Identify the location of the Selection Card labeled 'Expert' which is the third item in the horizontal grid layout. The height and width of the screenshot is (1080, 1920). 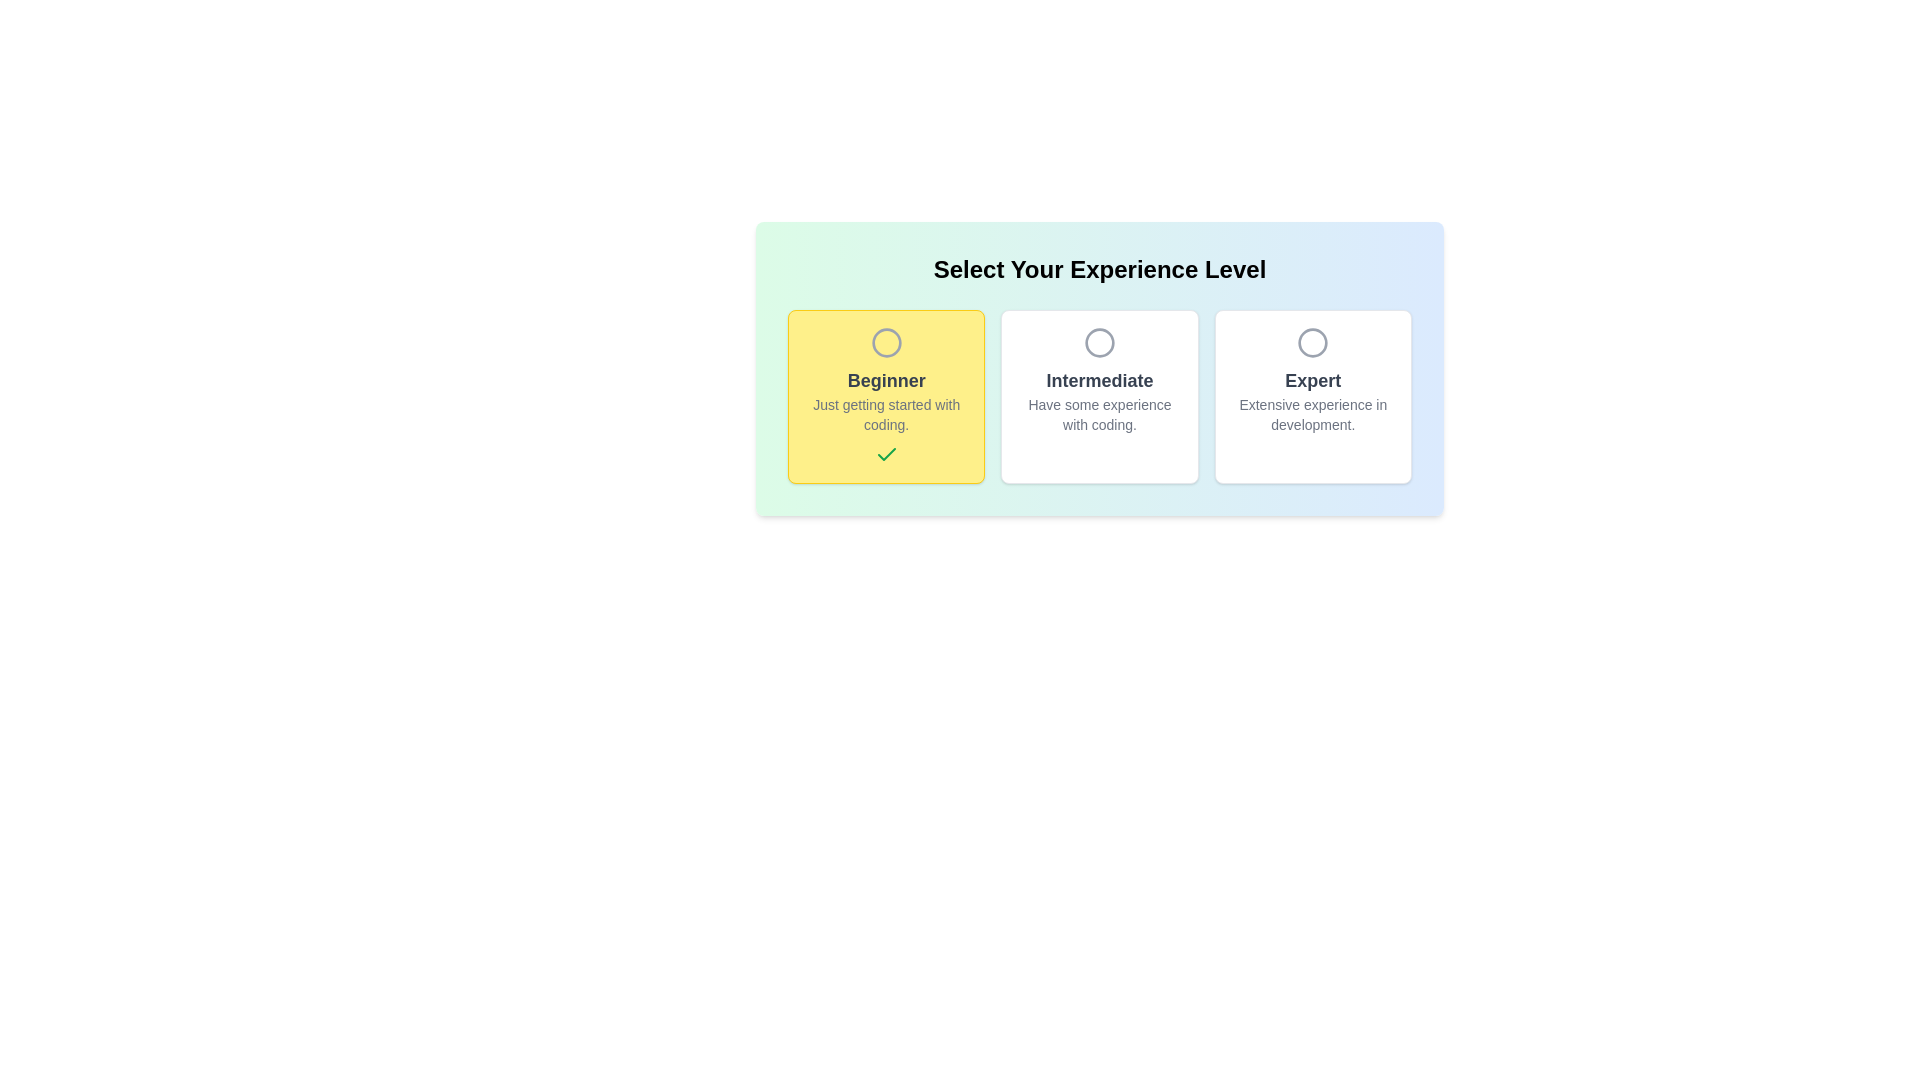
(1313, 397).